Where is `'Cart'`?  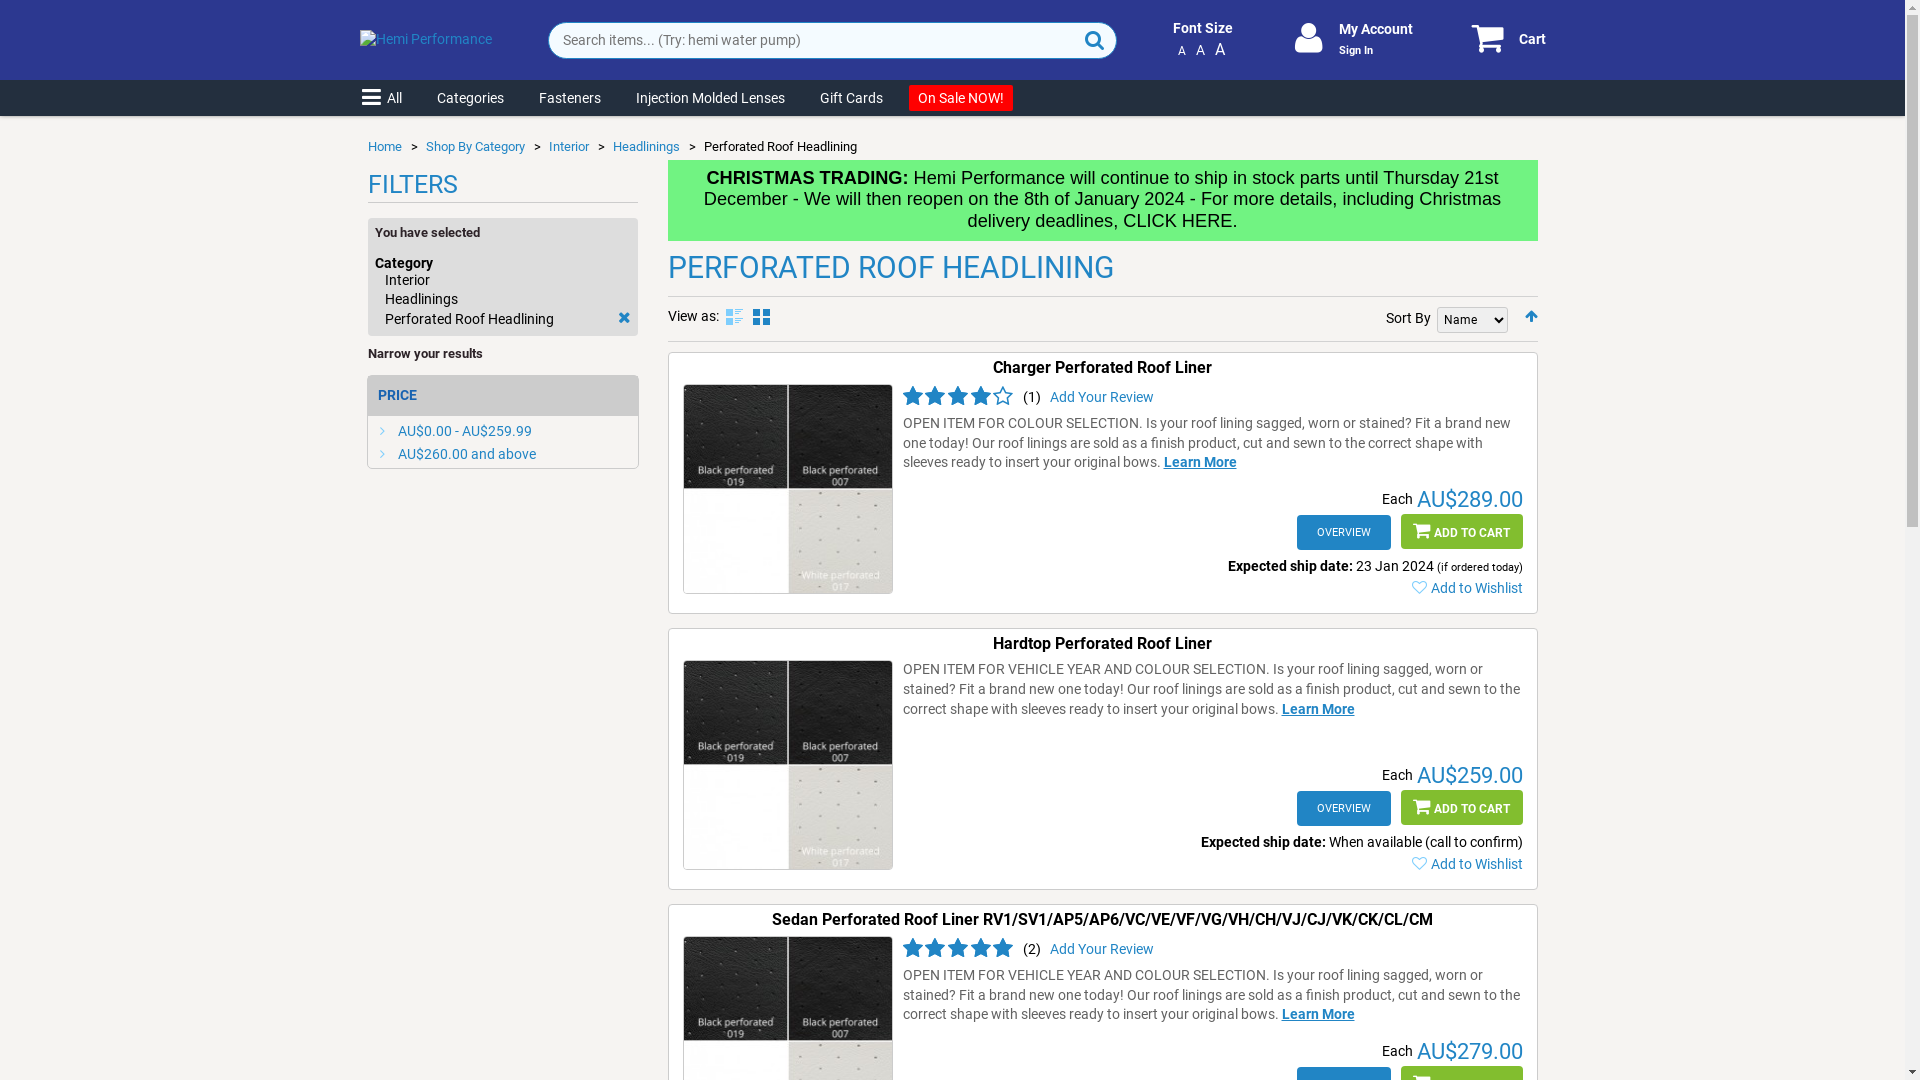
'Cart' is located at coordinates (1440, 39).